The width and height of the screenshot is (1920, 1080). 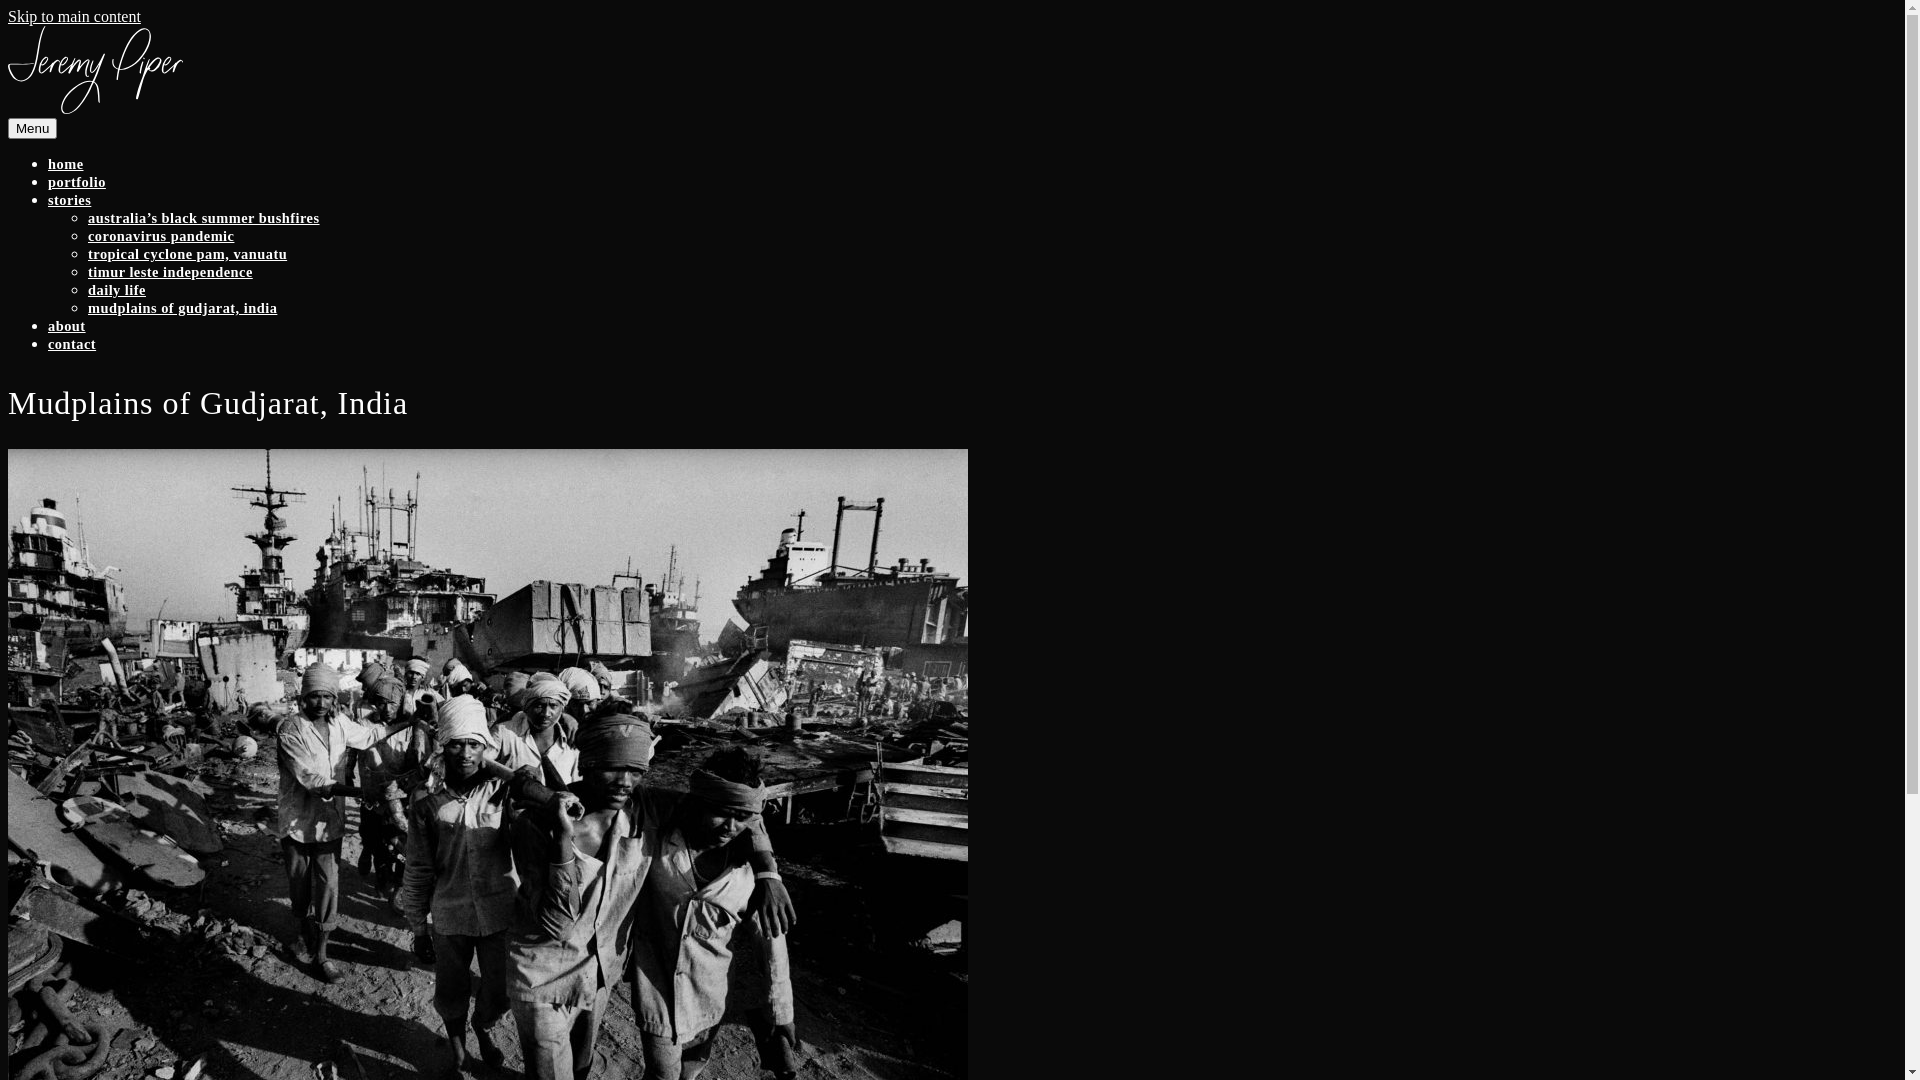 What do you see at coordinates (86, 253) in the screenshot?
I see `'tropical cyclone pam, vanuatu'` at bounding box center [86, 253].